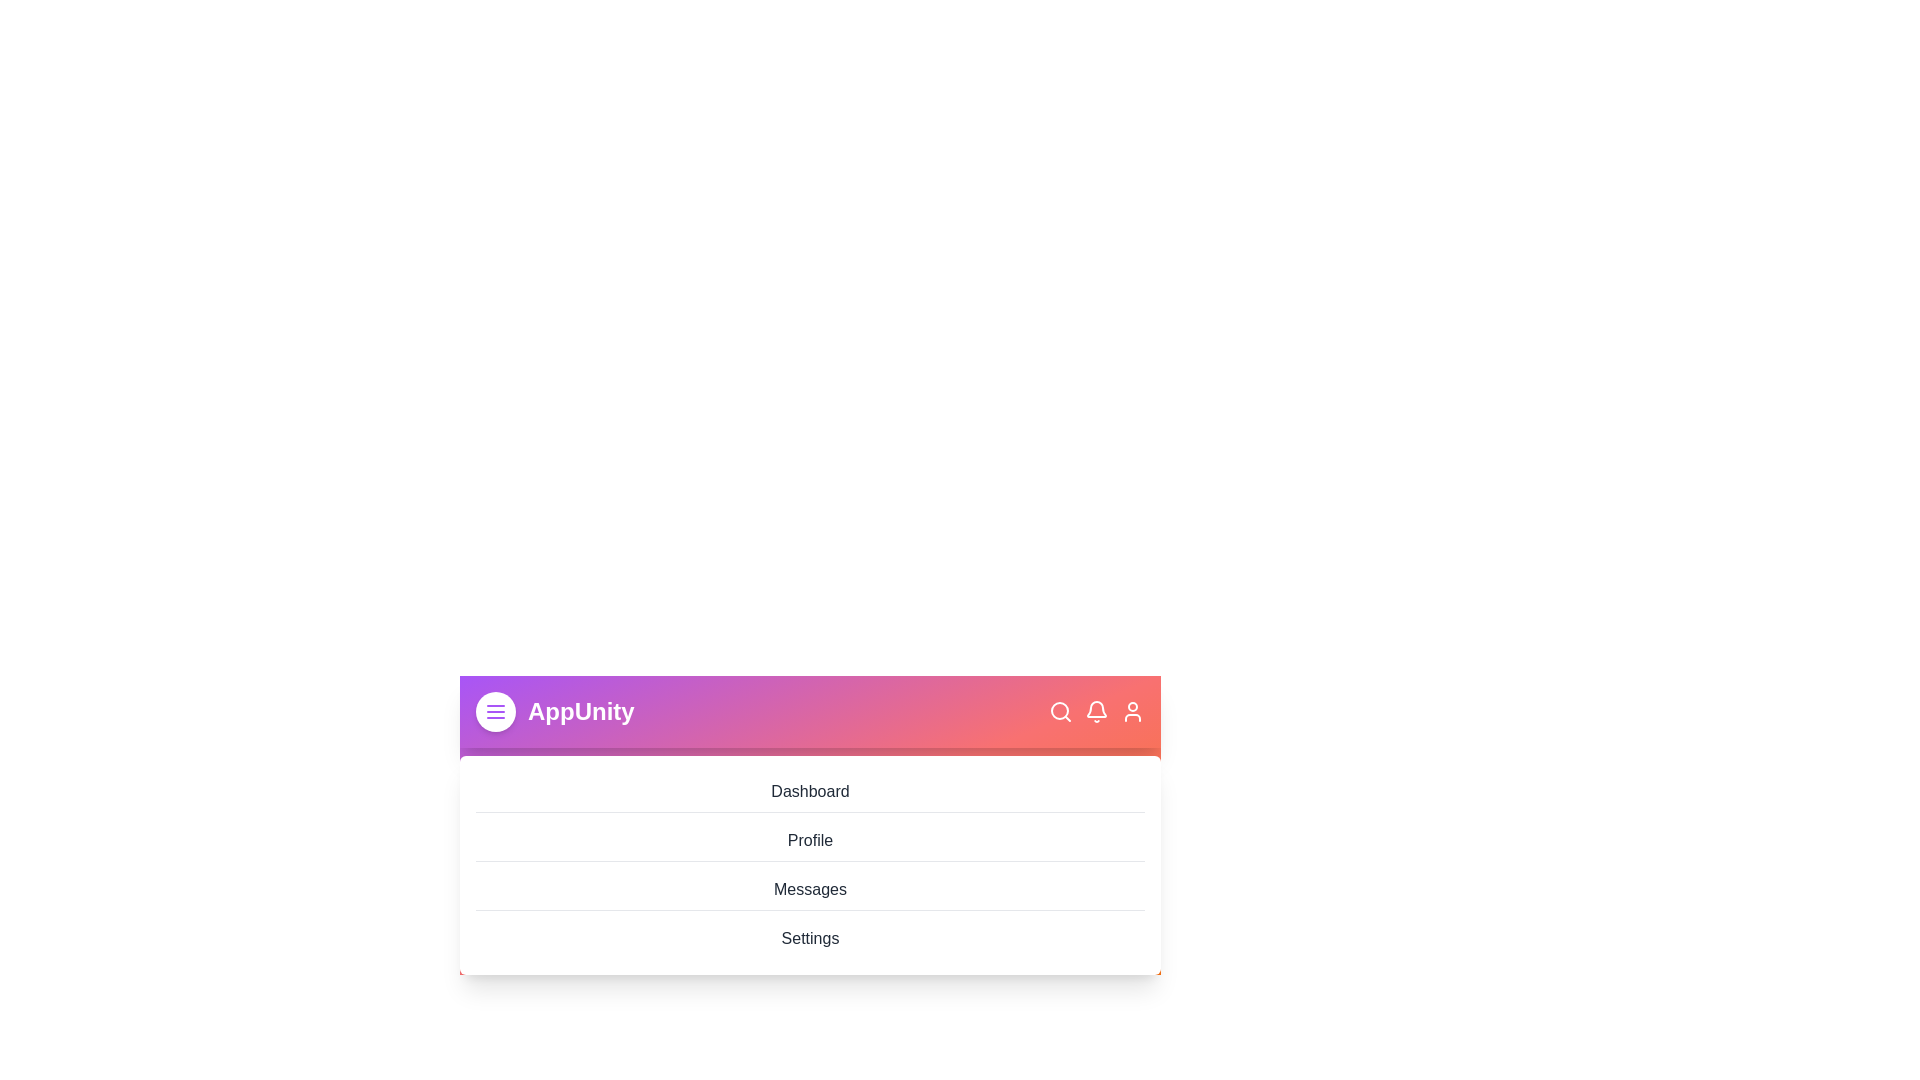 The image size is (1920, 1080). What do you see at coordinates (1059, 711) in the screenshot?
I see `the specified icon: search` at bounding box center [1059, 711].